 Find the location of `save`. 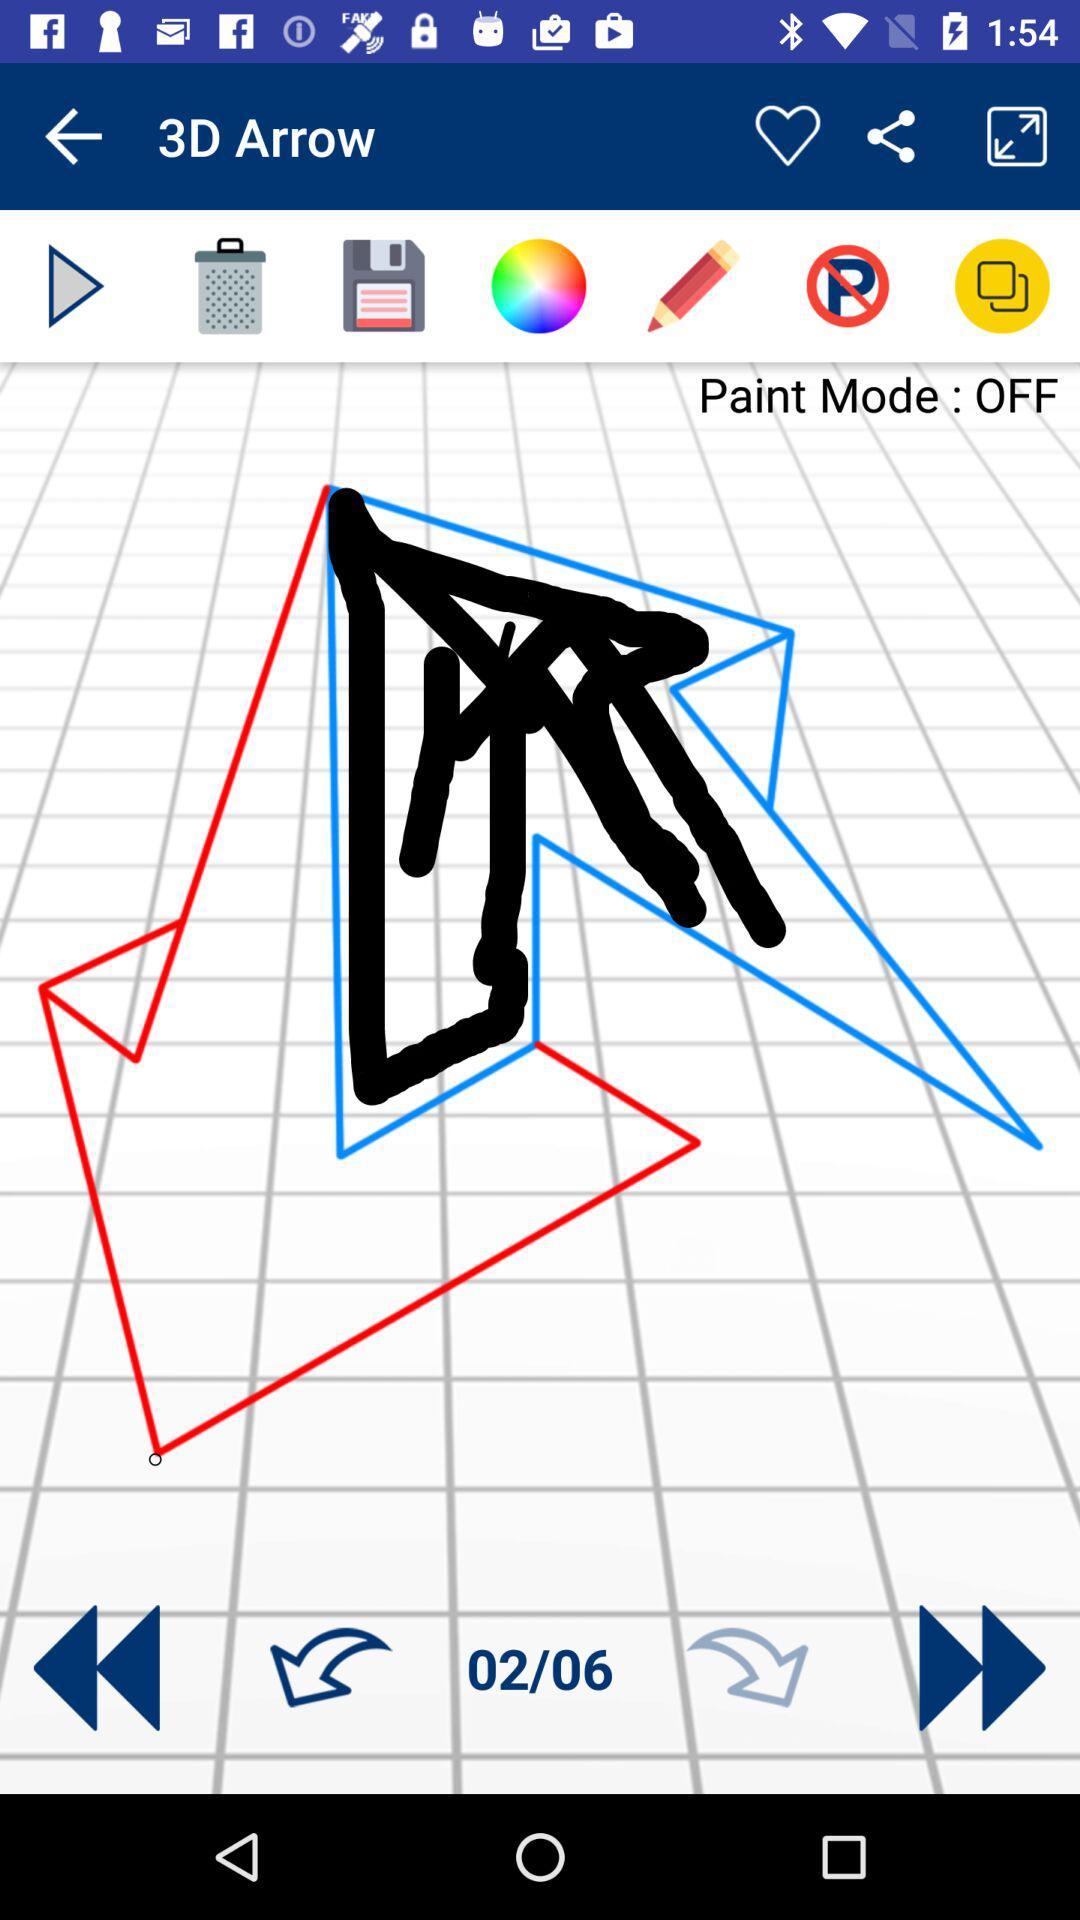

save is located at coordinates (384, 285).